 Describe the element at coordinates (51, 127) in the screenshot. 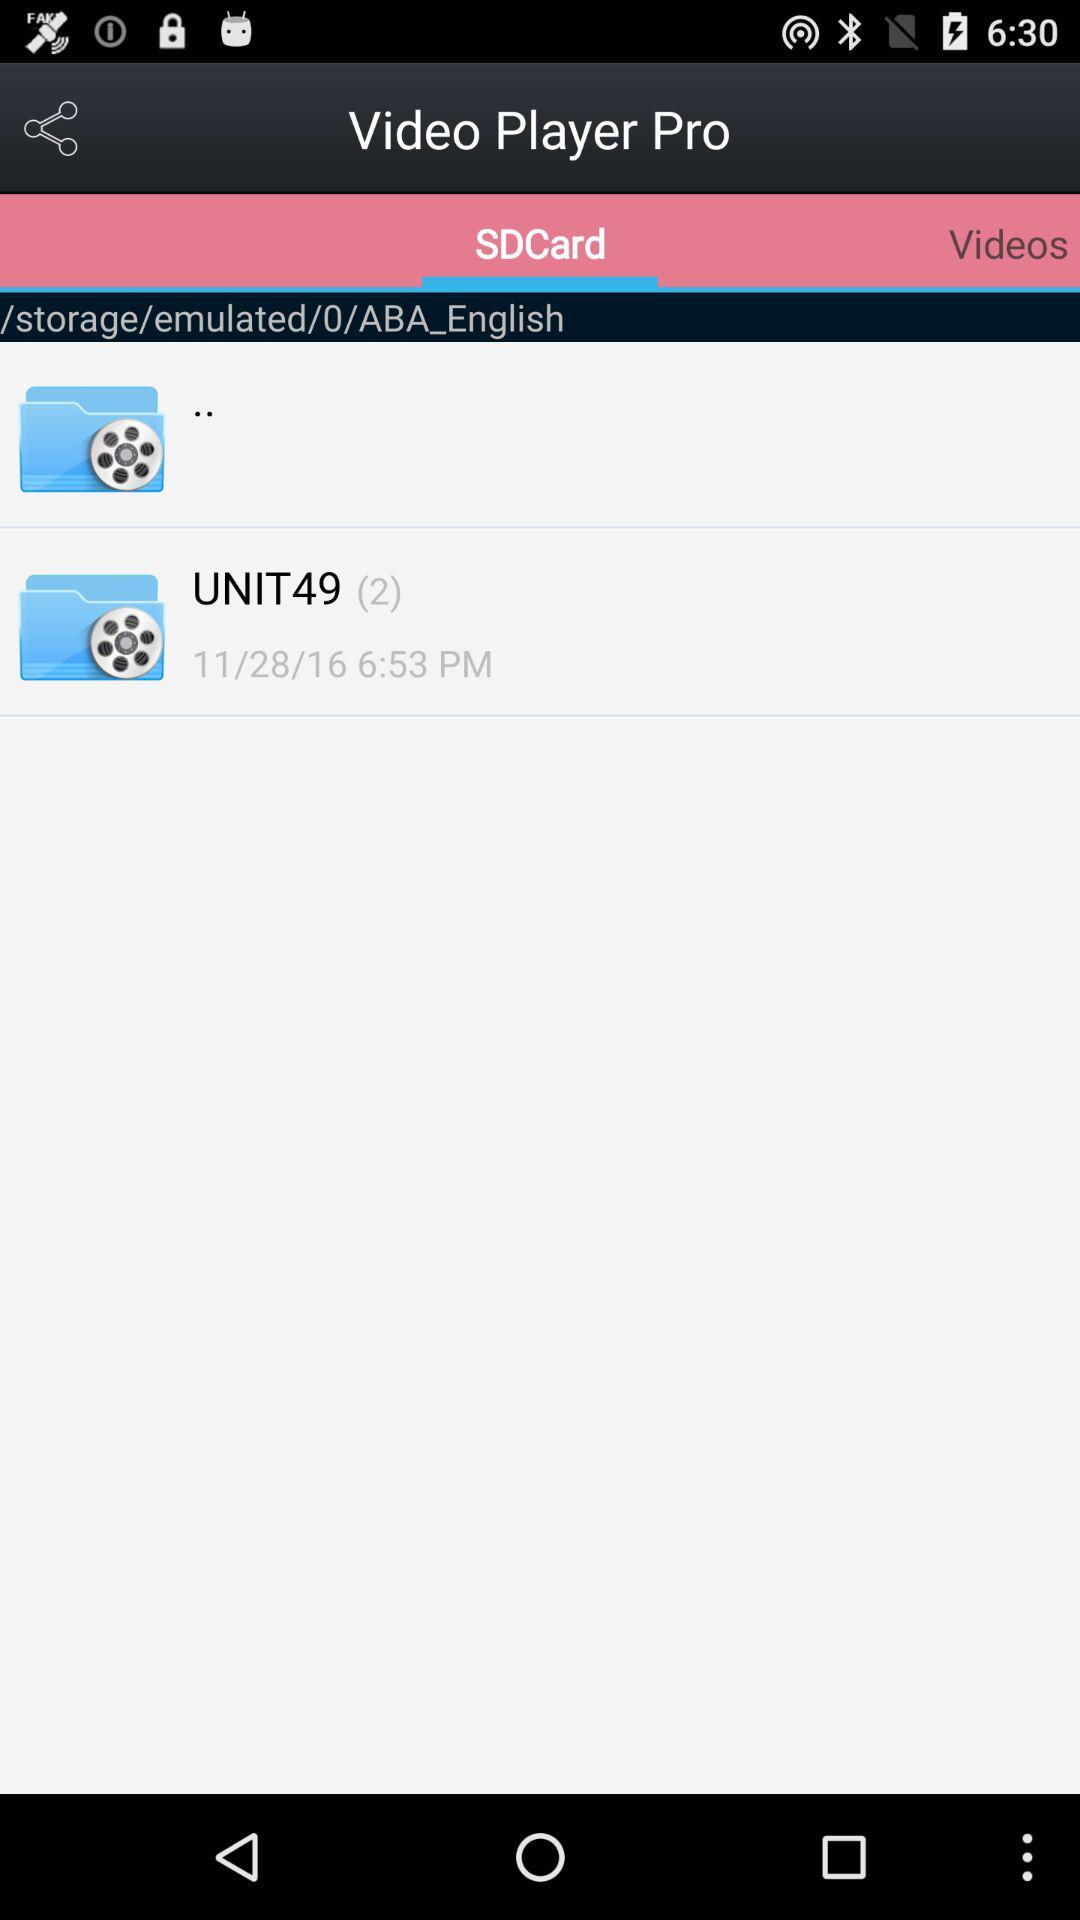

I see `item next to video player pro` at that location.